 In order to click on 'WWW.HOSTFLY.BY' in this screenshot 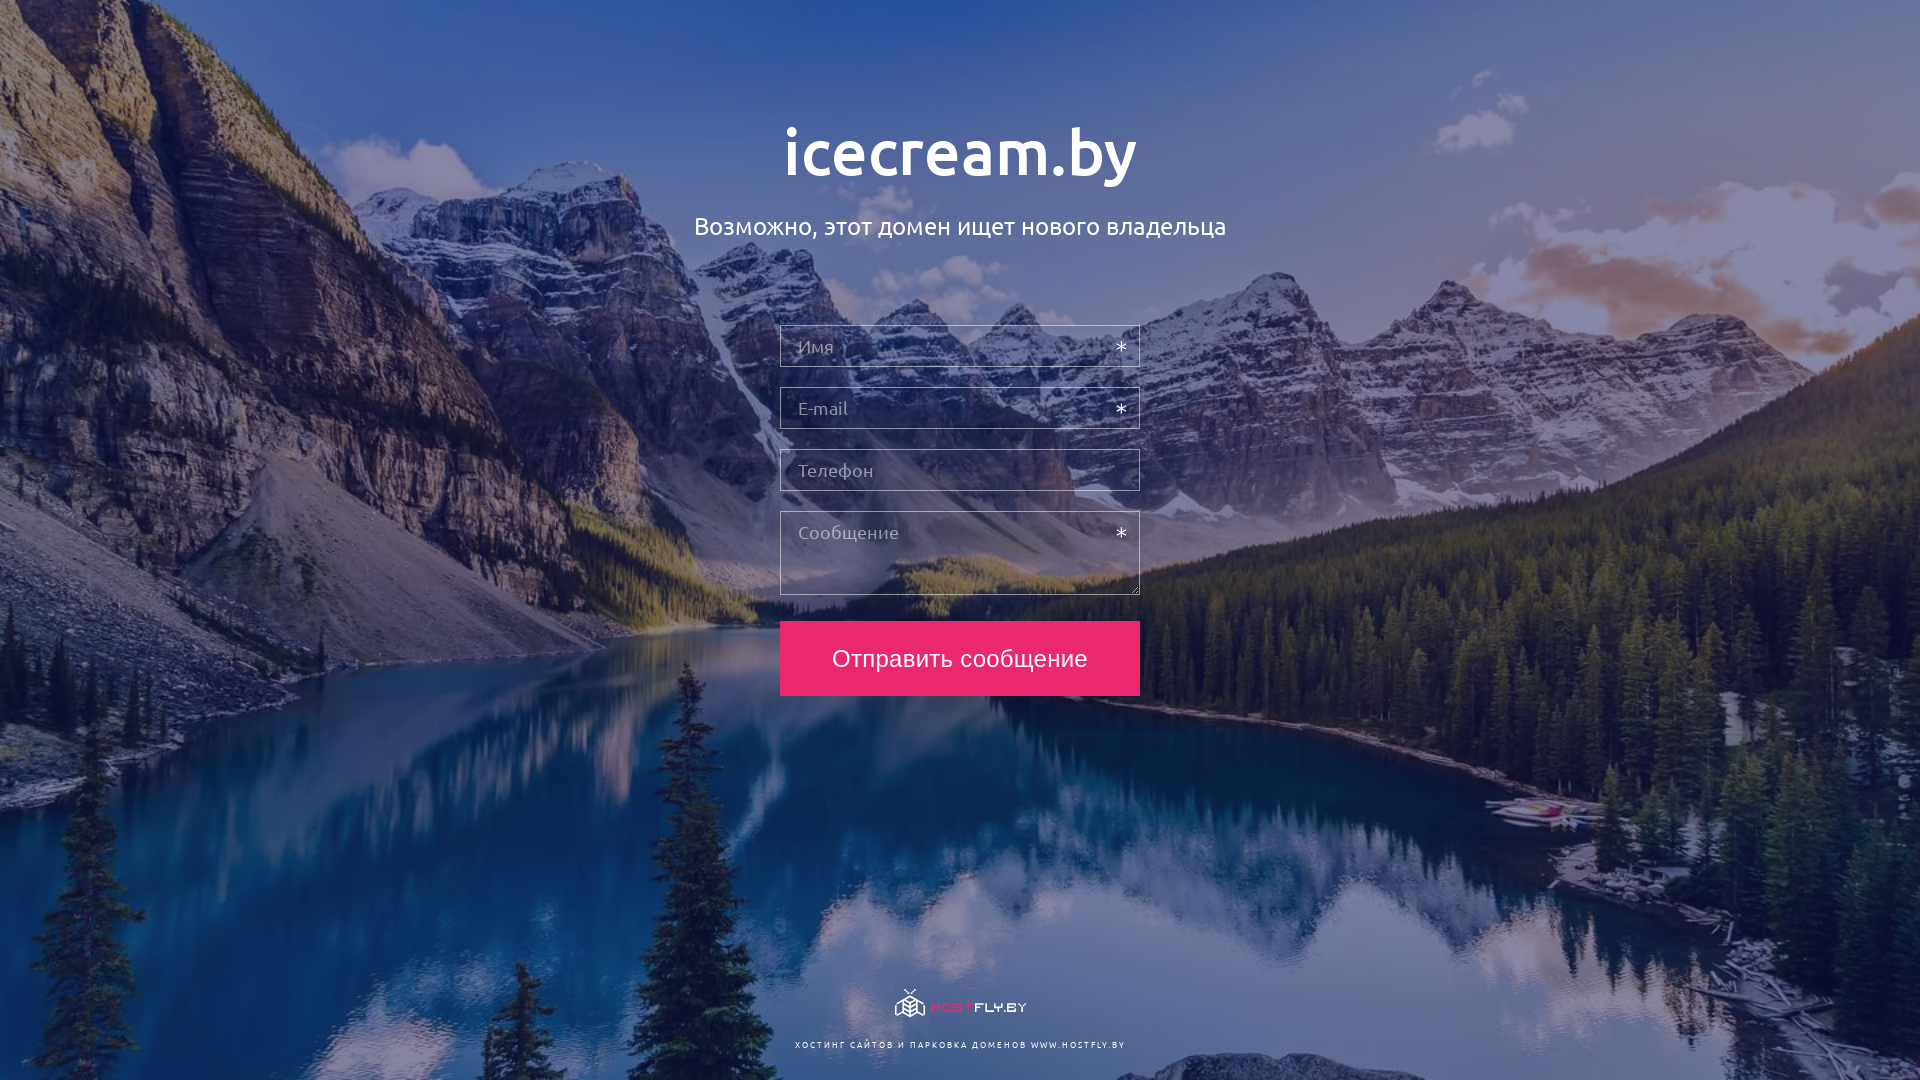, I will do `click(1076, 1043)`.